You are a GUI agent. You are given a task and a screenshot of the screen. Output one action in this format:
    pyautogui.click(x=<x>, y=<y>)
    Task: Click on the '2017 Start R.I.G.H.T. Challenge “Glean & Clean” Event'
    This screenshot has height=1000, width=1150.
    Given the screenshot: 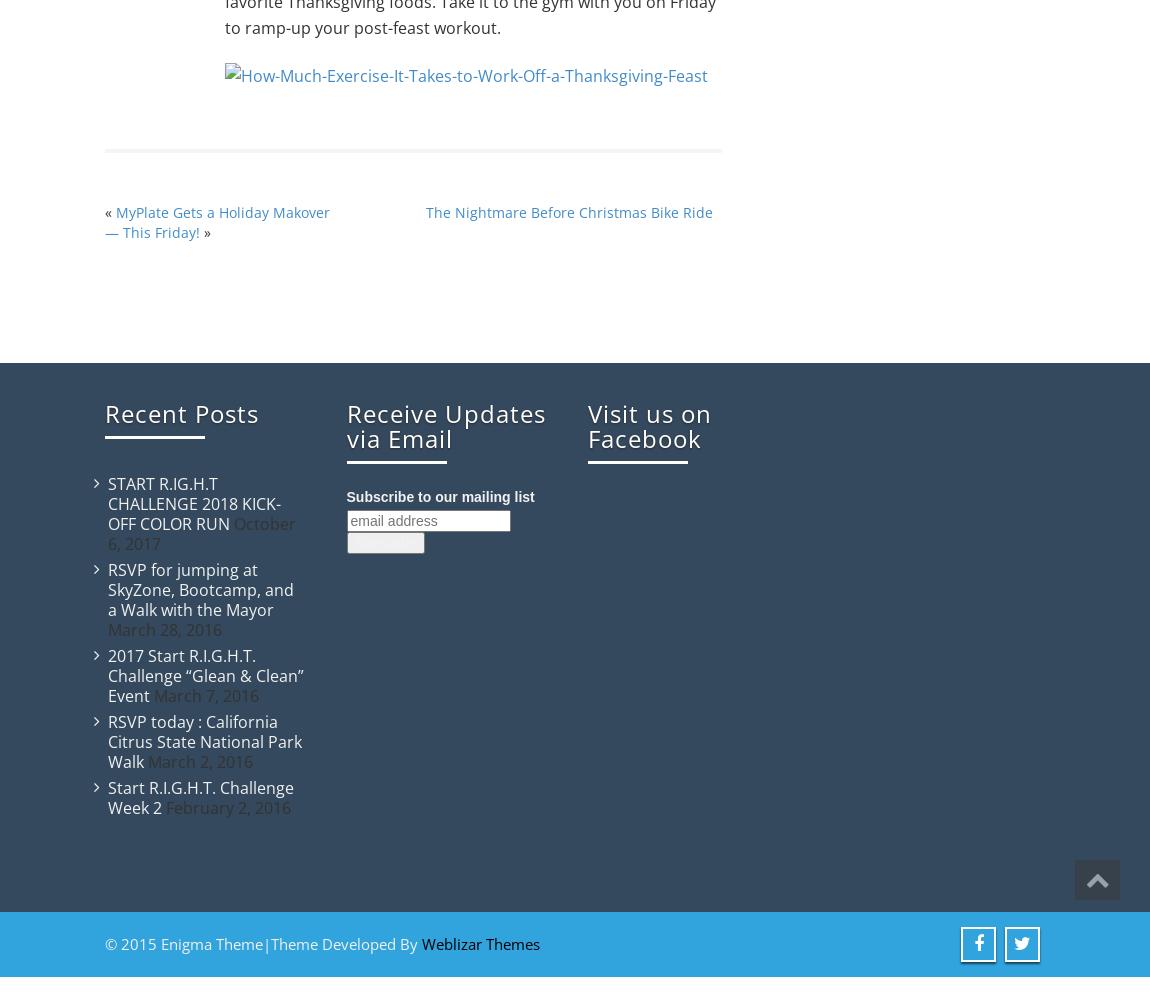 What is the action you would take?
    pyautogui.click(x=204, y=676)
    